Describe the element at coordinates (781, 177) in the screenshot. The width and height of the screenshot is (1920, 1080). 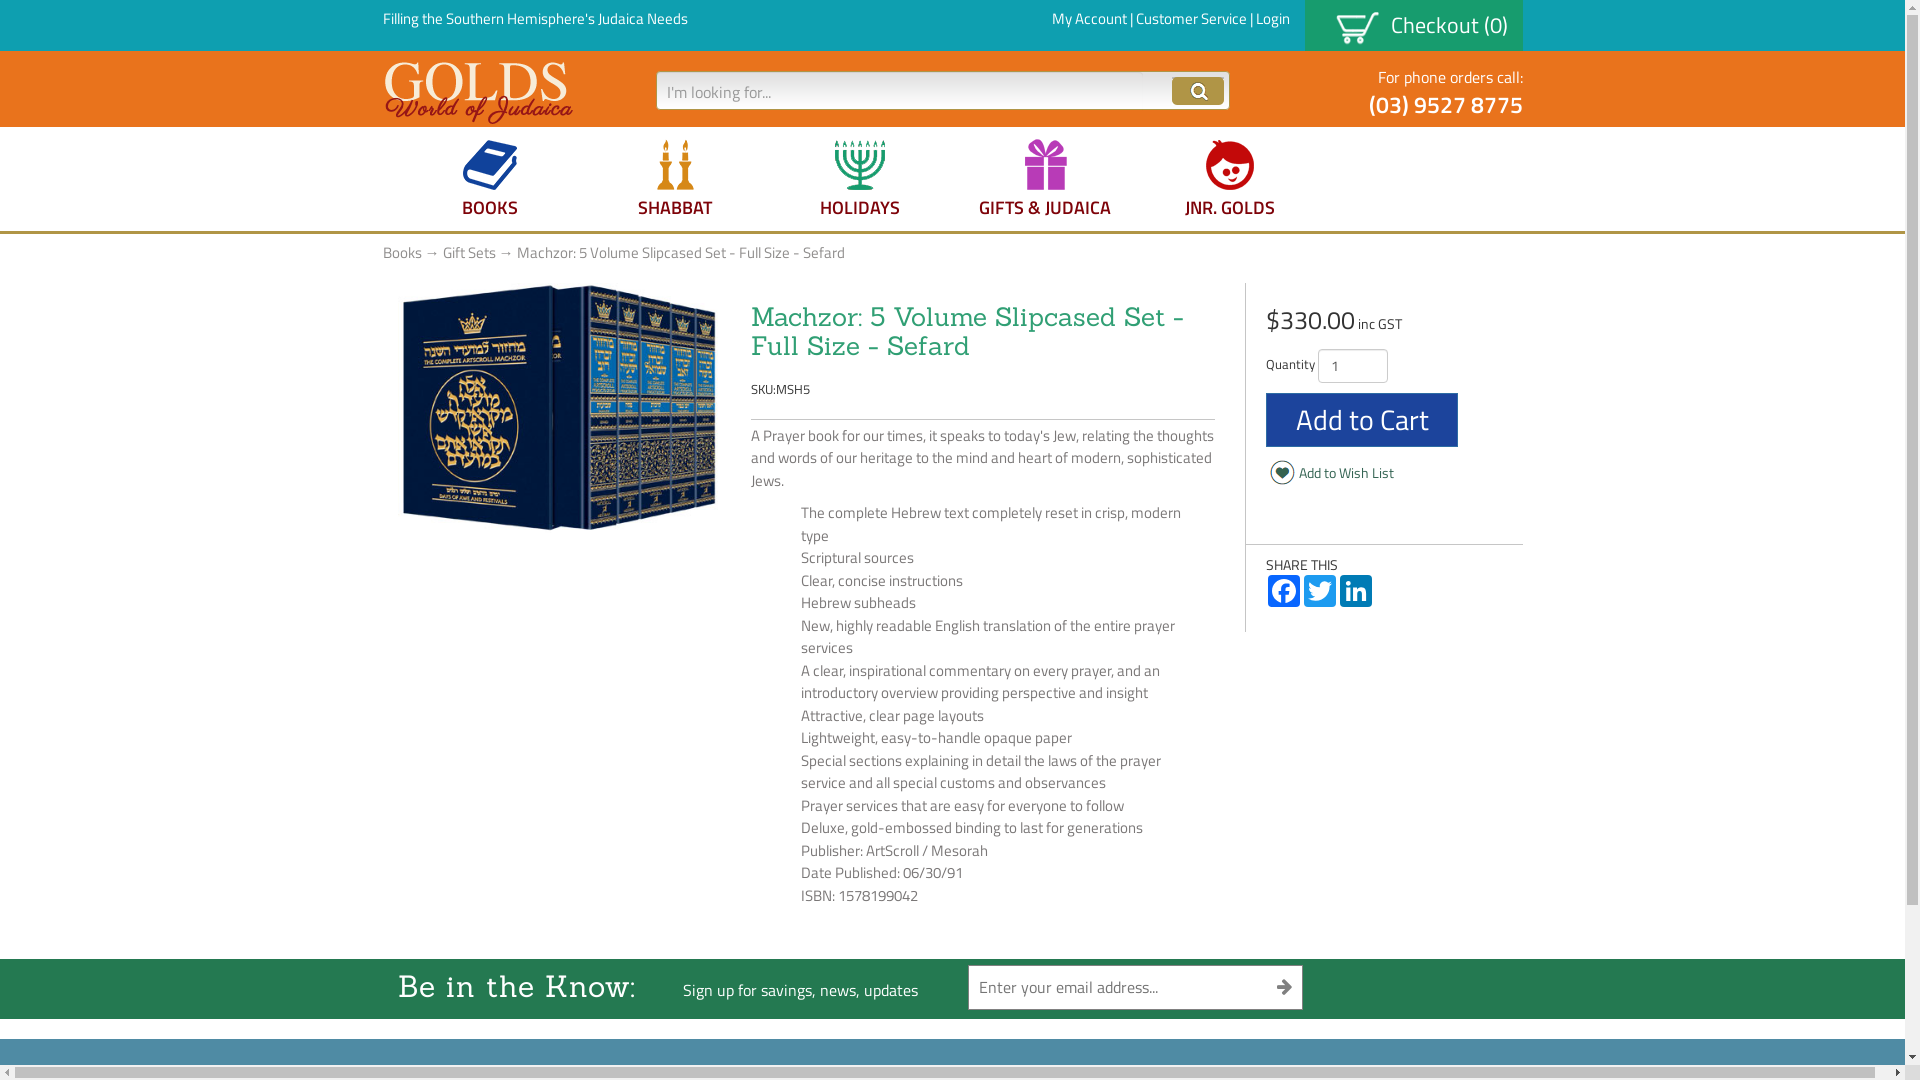
I see `'HOLIDAYS'` at that location.